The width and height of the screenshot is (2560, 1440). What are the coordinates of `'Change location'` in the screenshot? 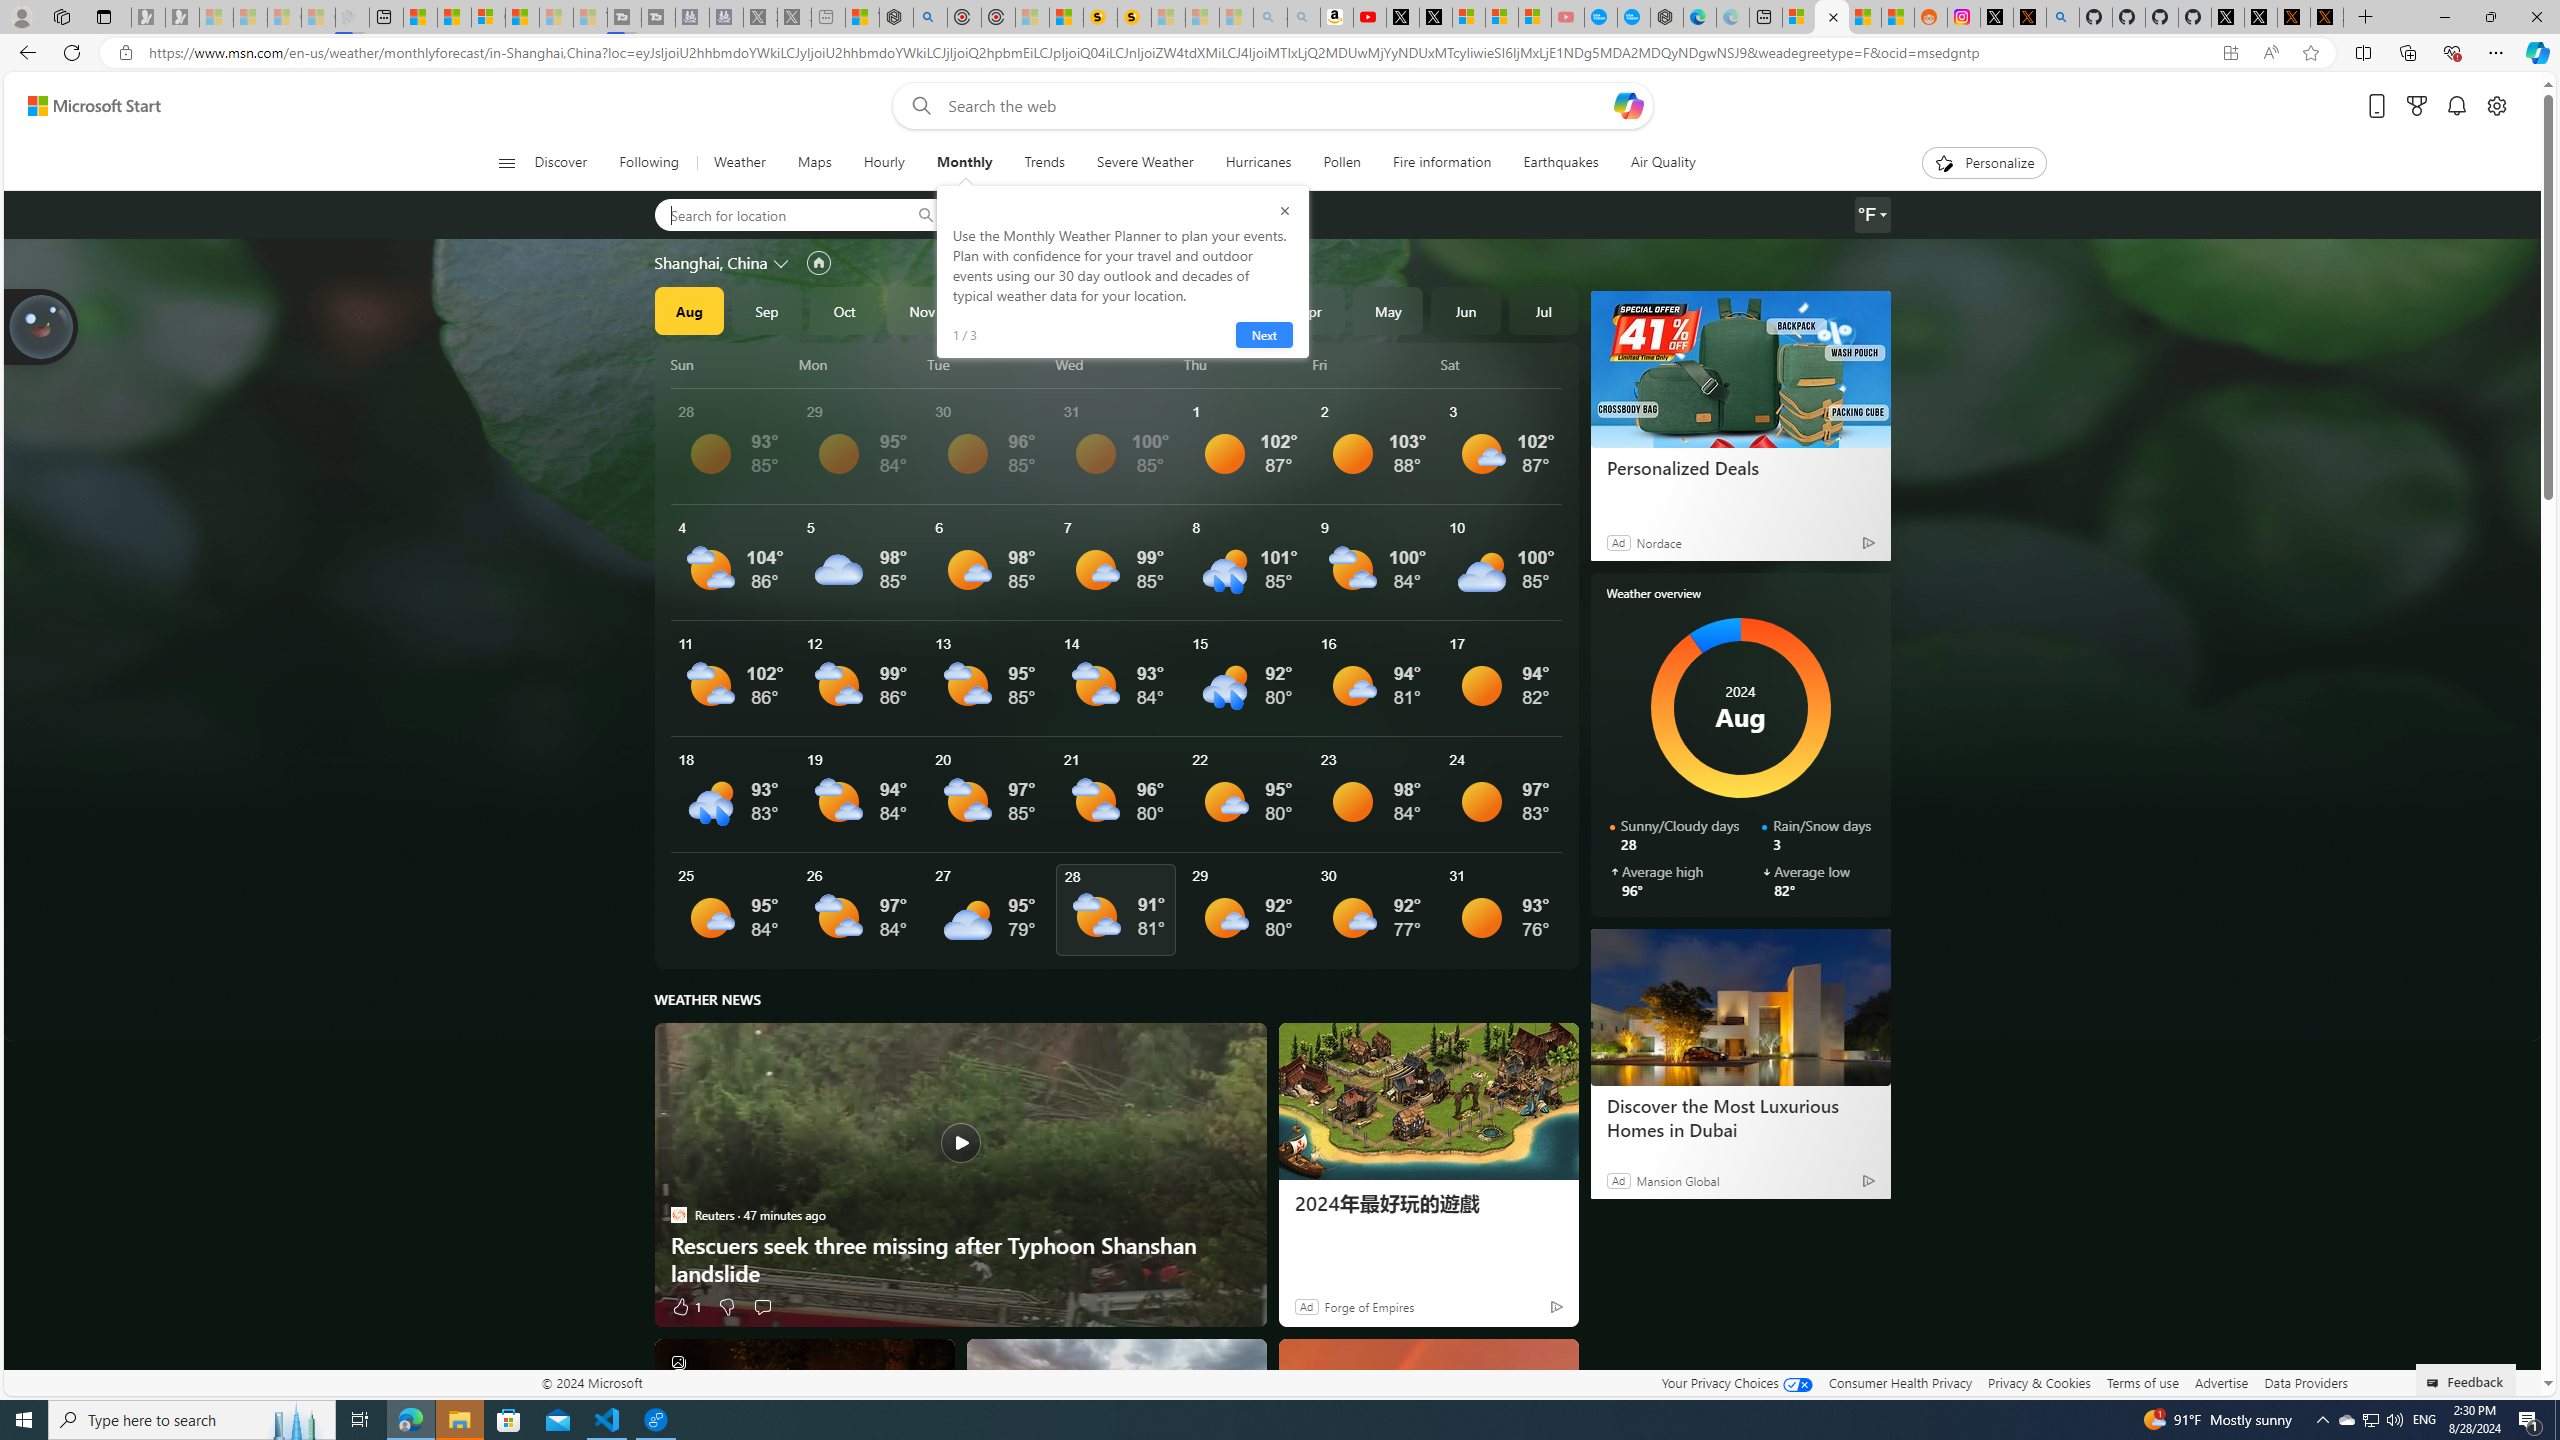 It's located at (782, 263).